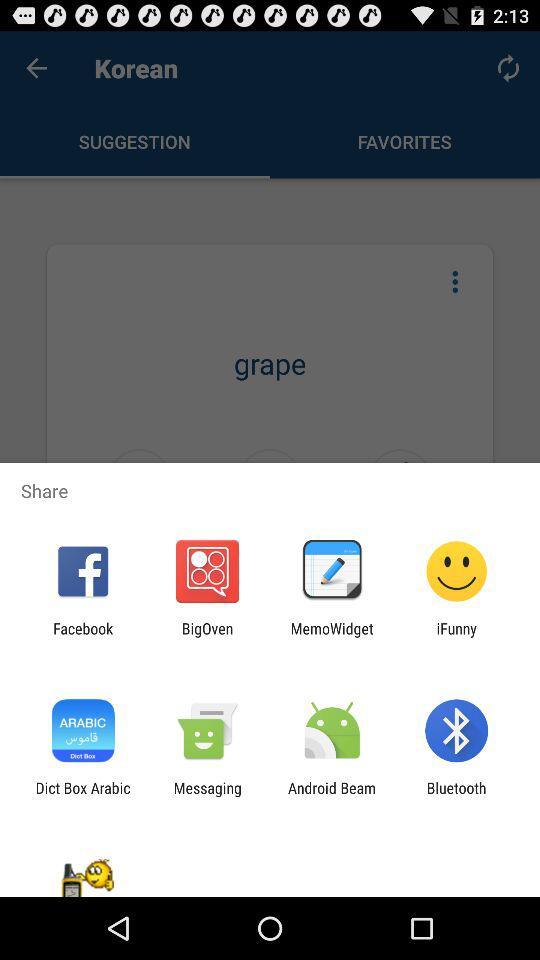  Describe the element at coordinates (456, 796) in the screenshot. I see `the bluetooth` at that location.